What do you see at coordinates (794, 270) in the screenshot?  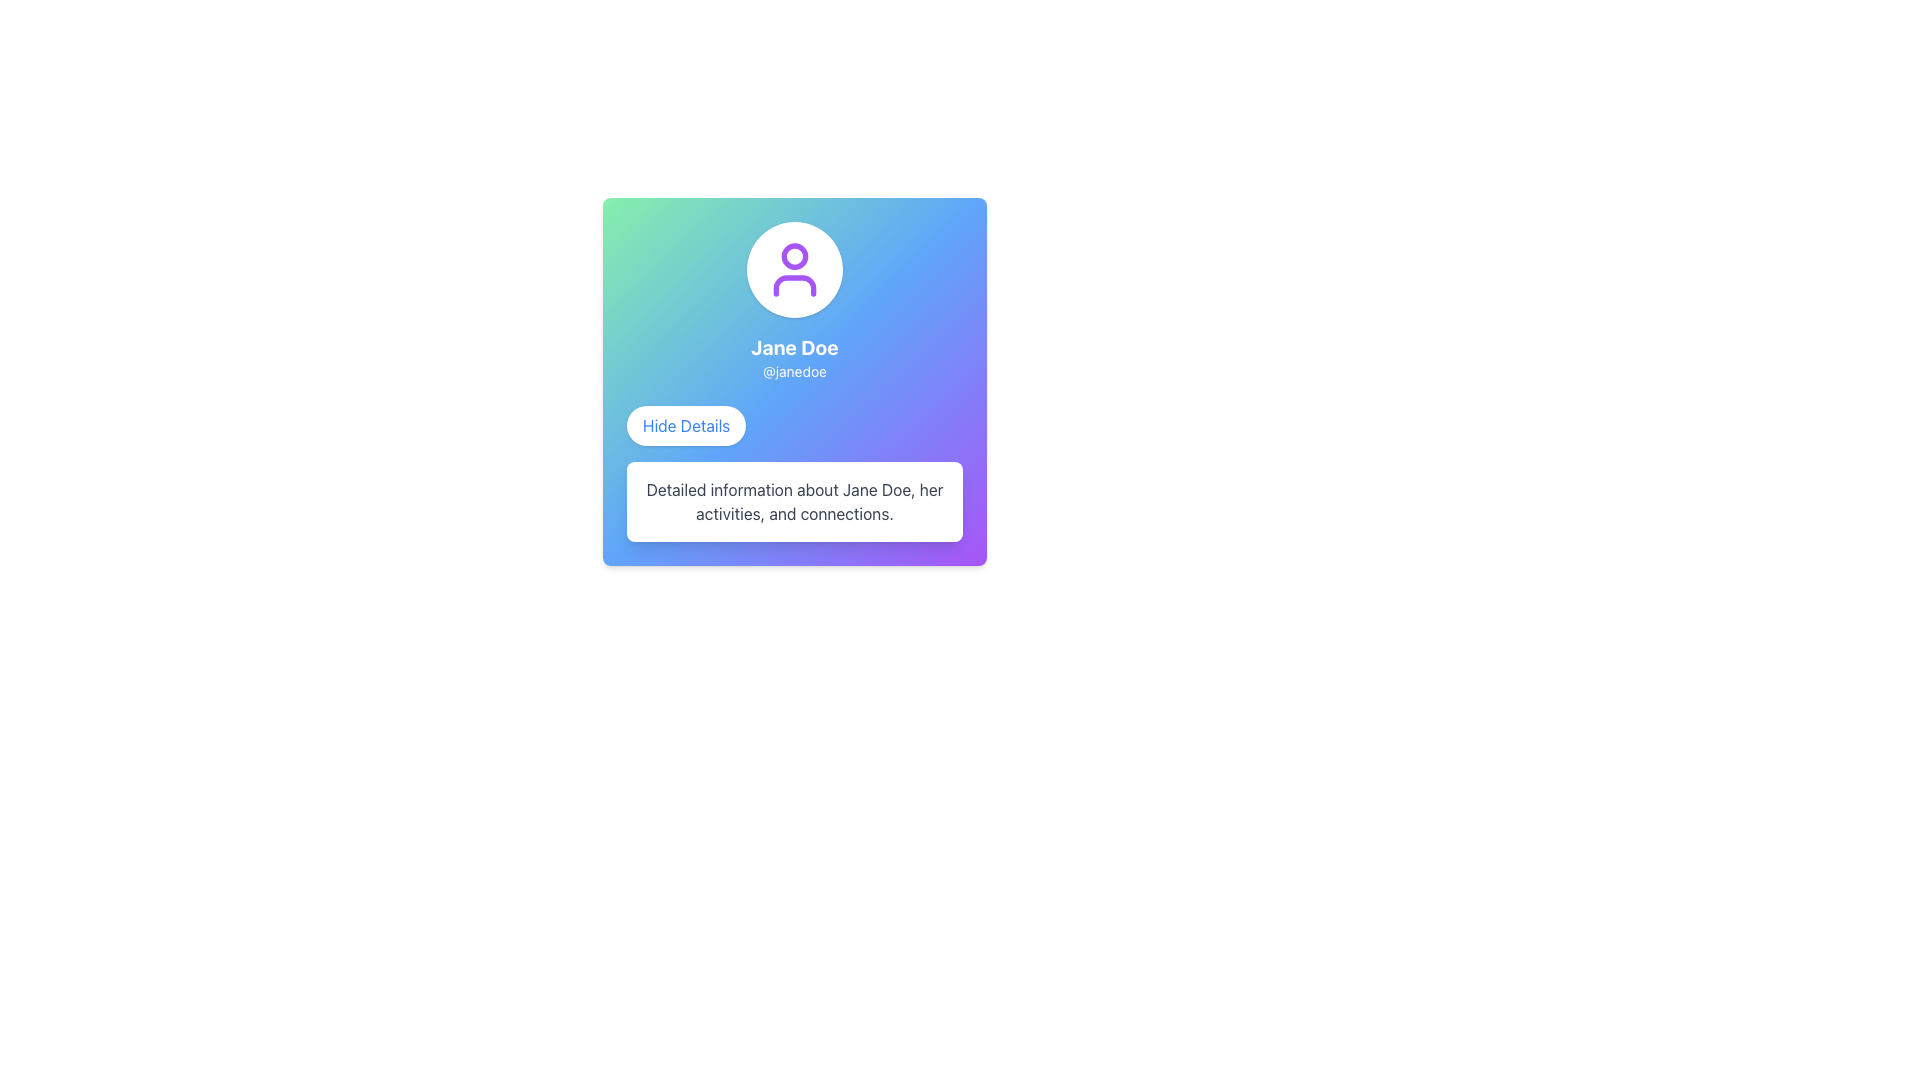 I see `the user profile icon, which is centrally located within a circular white background at the top of the card, above the 'Jane Doe' text and the '@janedoe' handle` at bounding box center [794, 270].